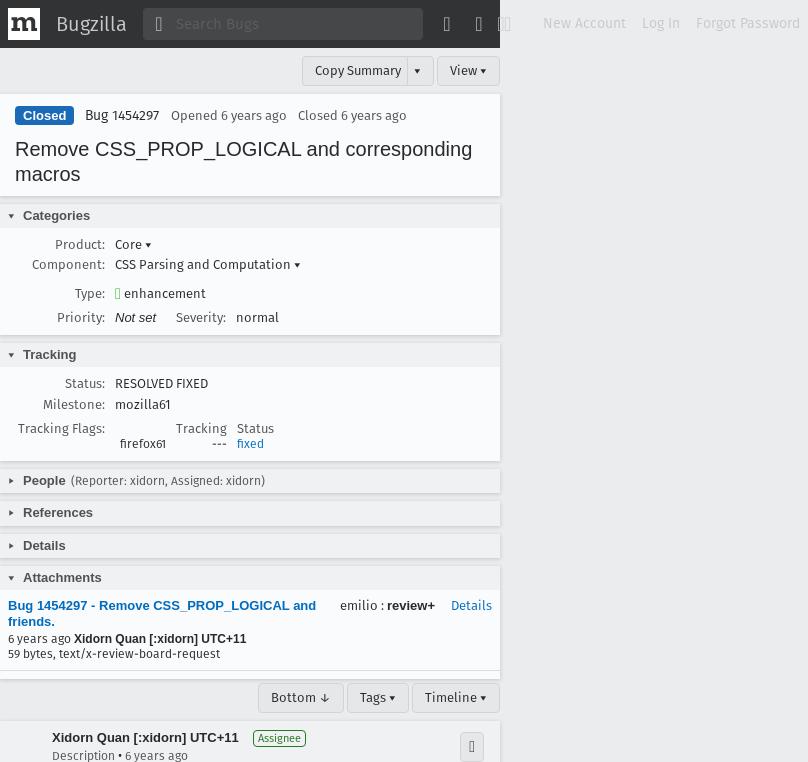  What do you see at coordinates (661, 22) in the screenshot?
I see `'Log In'` at bounding box center [661, 22].